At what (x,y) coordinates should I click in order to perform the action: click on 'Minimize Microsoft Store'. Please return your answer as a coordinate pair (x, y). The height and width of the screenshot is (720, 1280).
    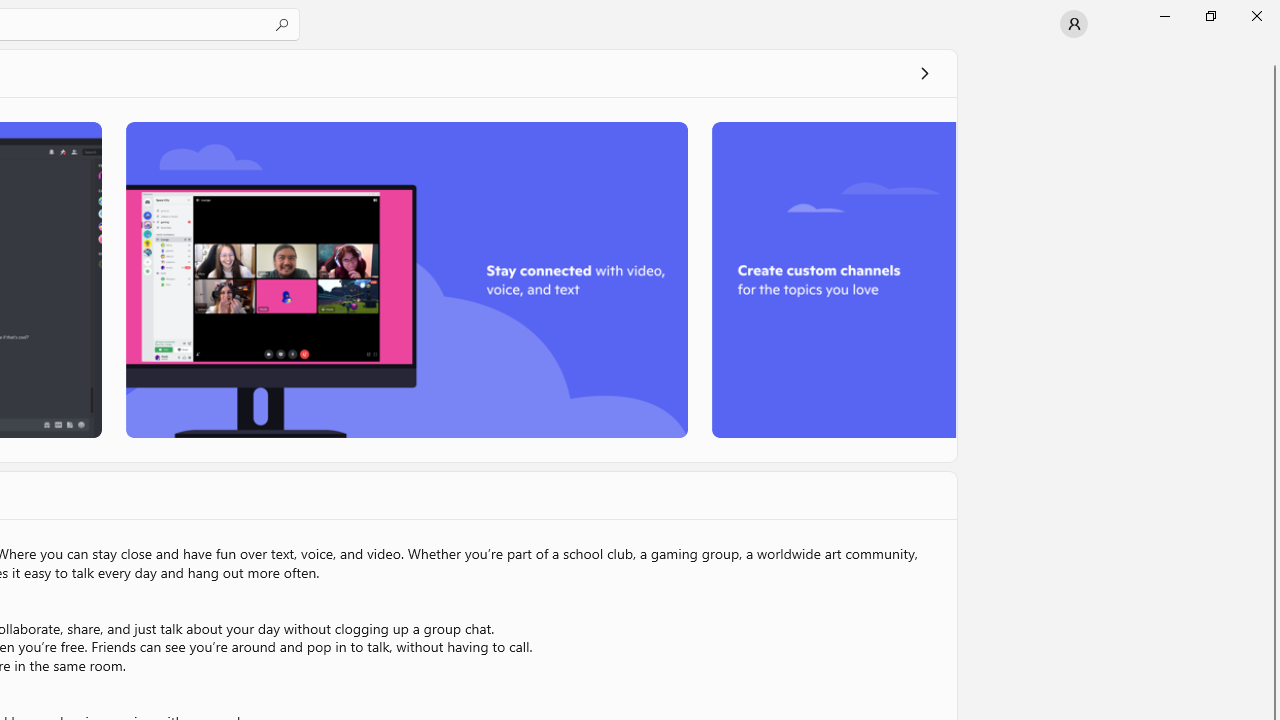
    Looking at the image, I should click on (1164, 15).